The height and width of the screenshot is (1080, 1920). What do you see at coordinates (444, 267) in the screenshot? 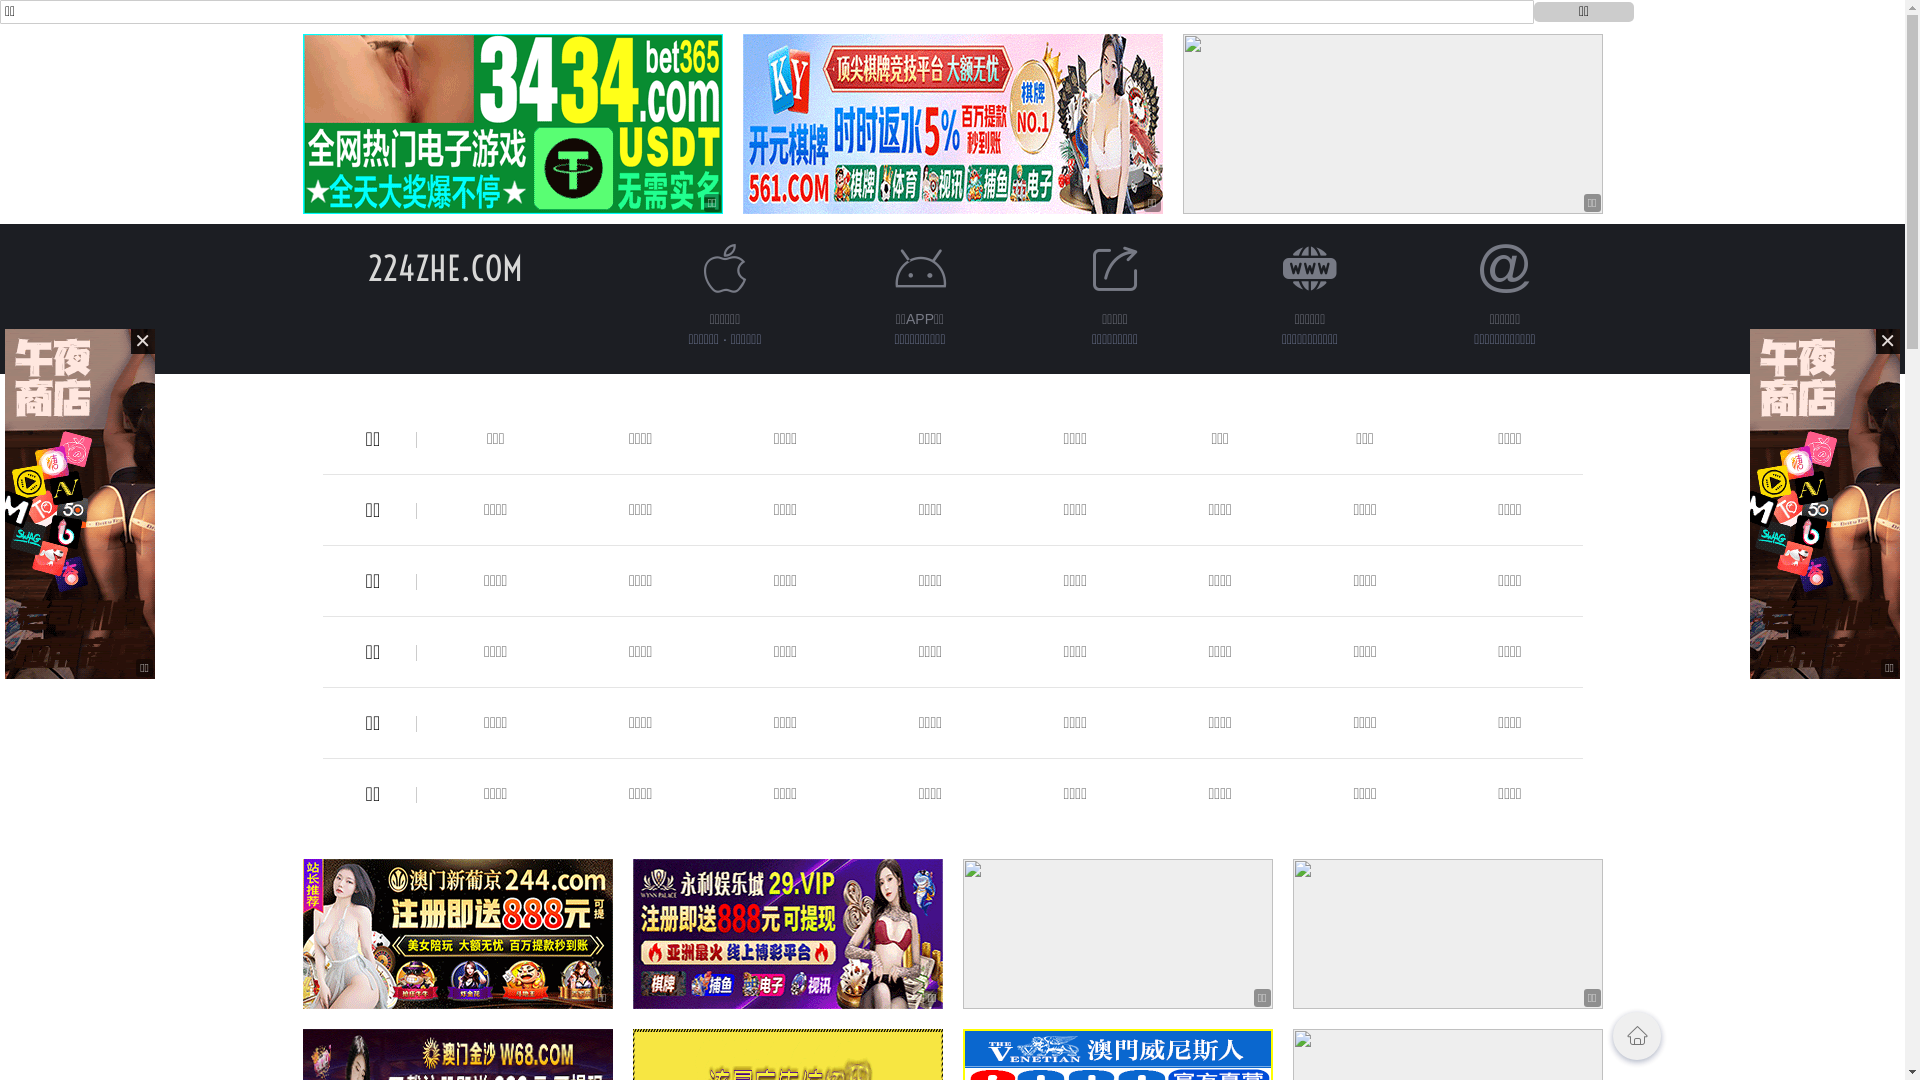
I see `'224ZHE.COM'` at bounding box center [444, 267].